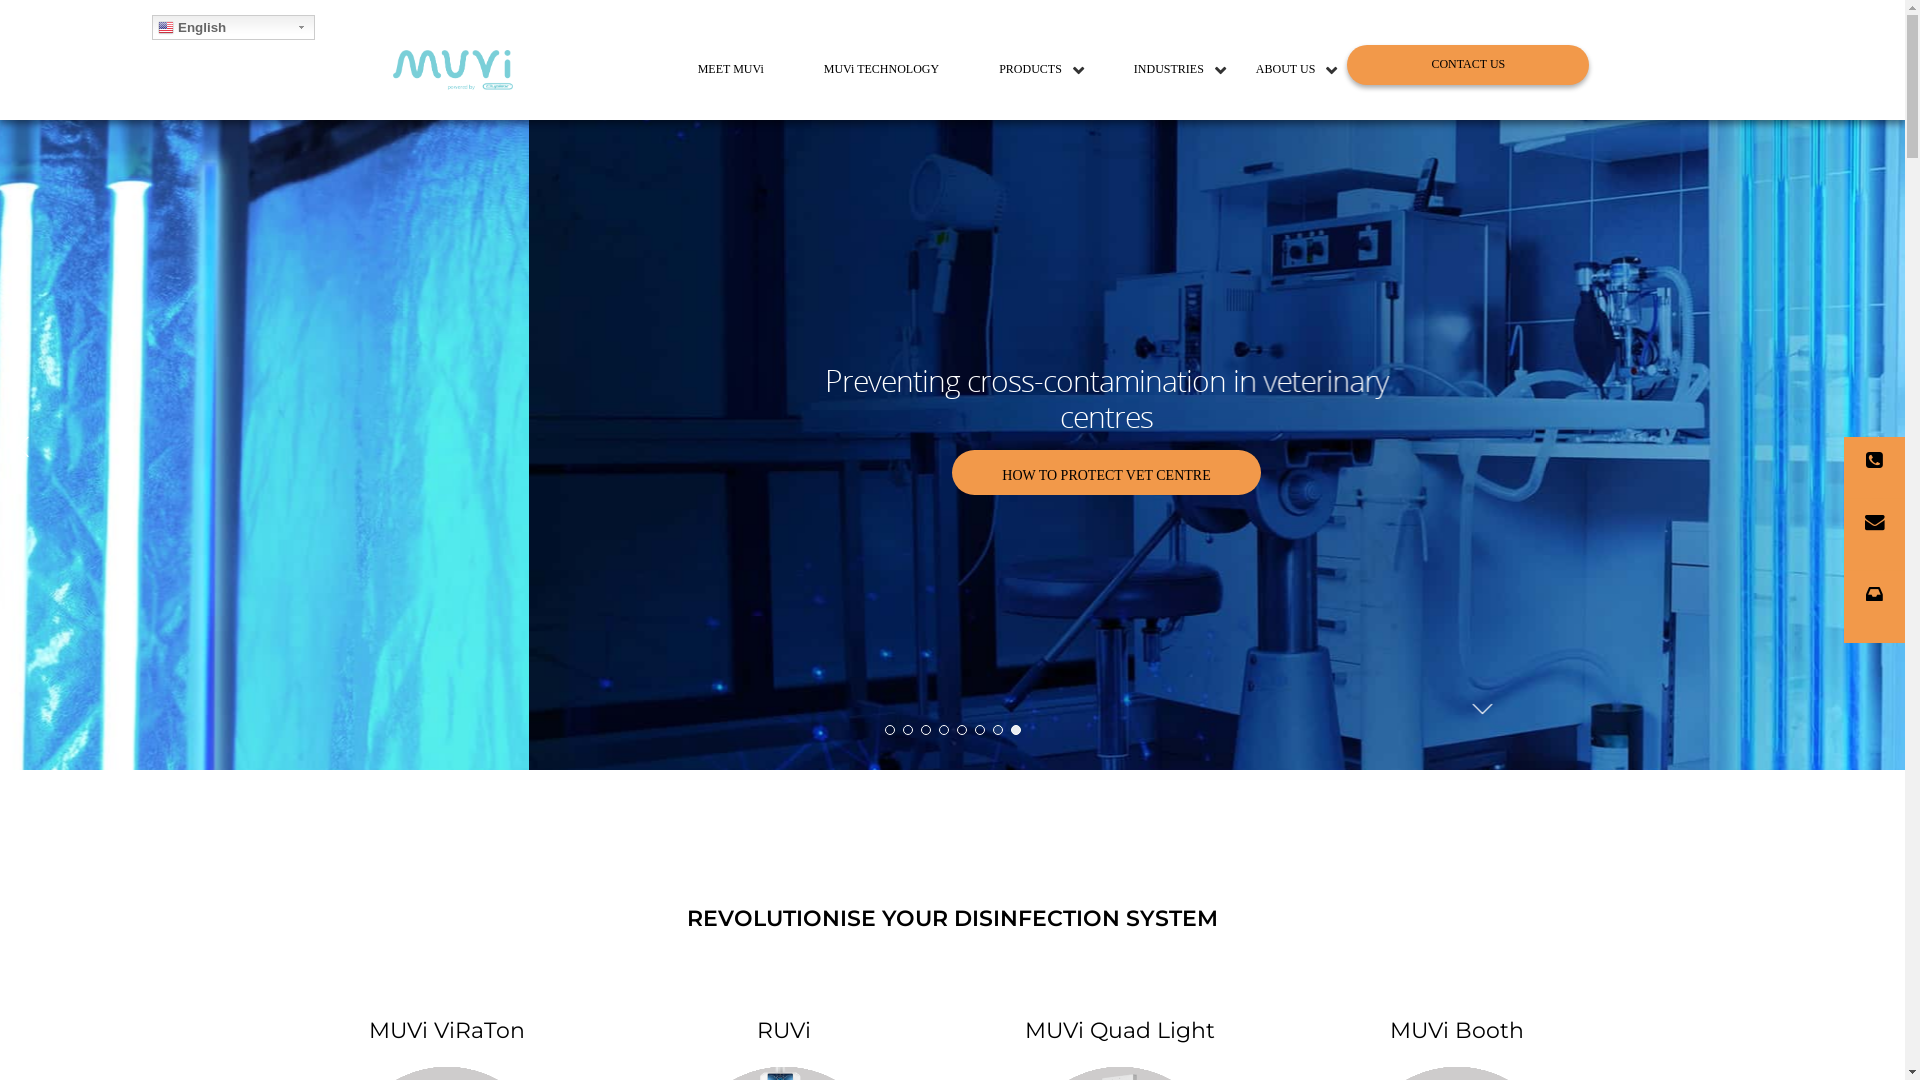  What do you see at coordinates (1285, 68) in the screenshot?
I see `'ABOUT US'` at bounding box center [1285, 68].